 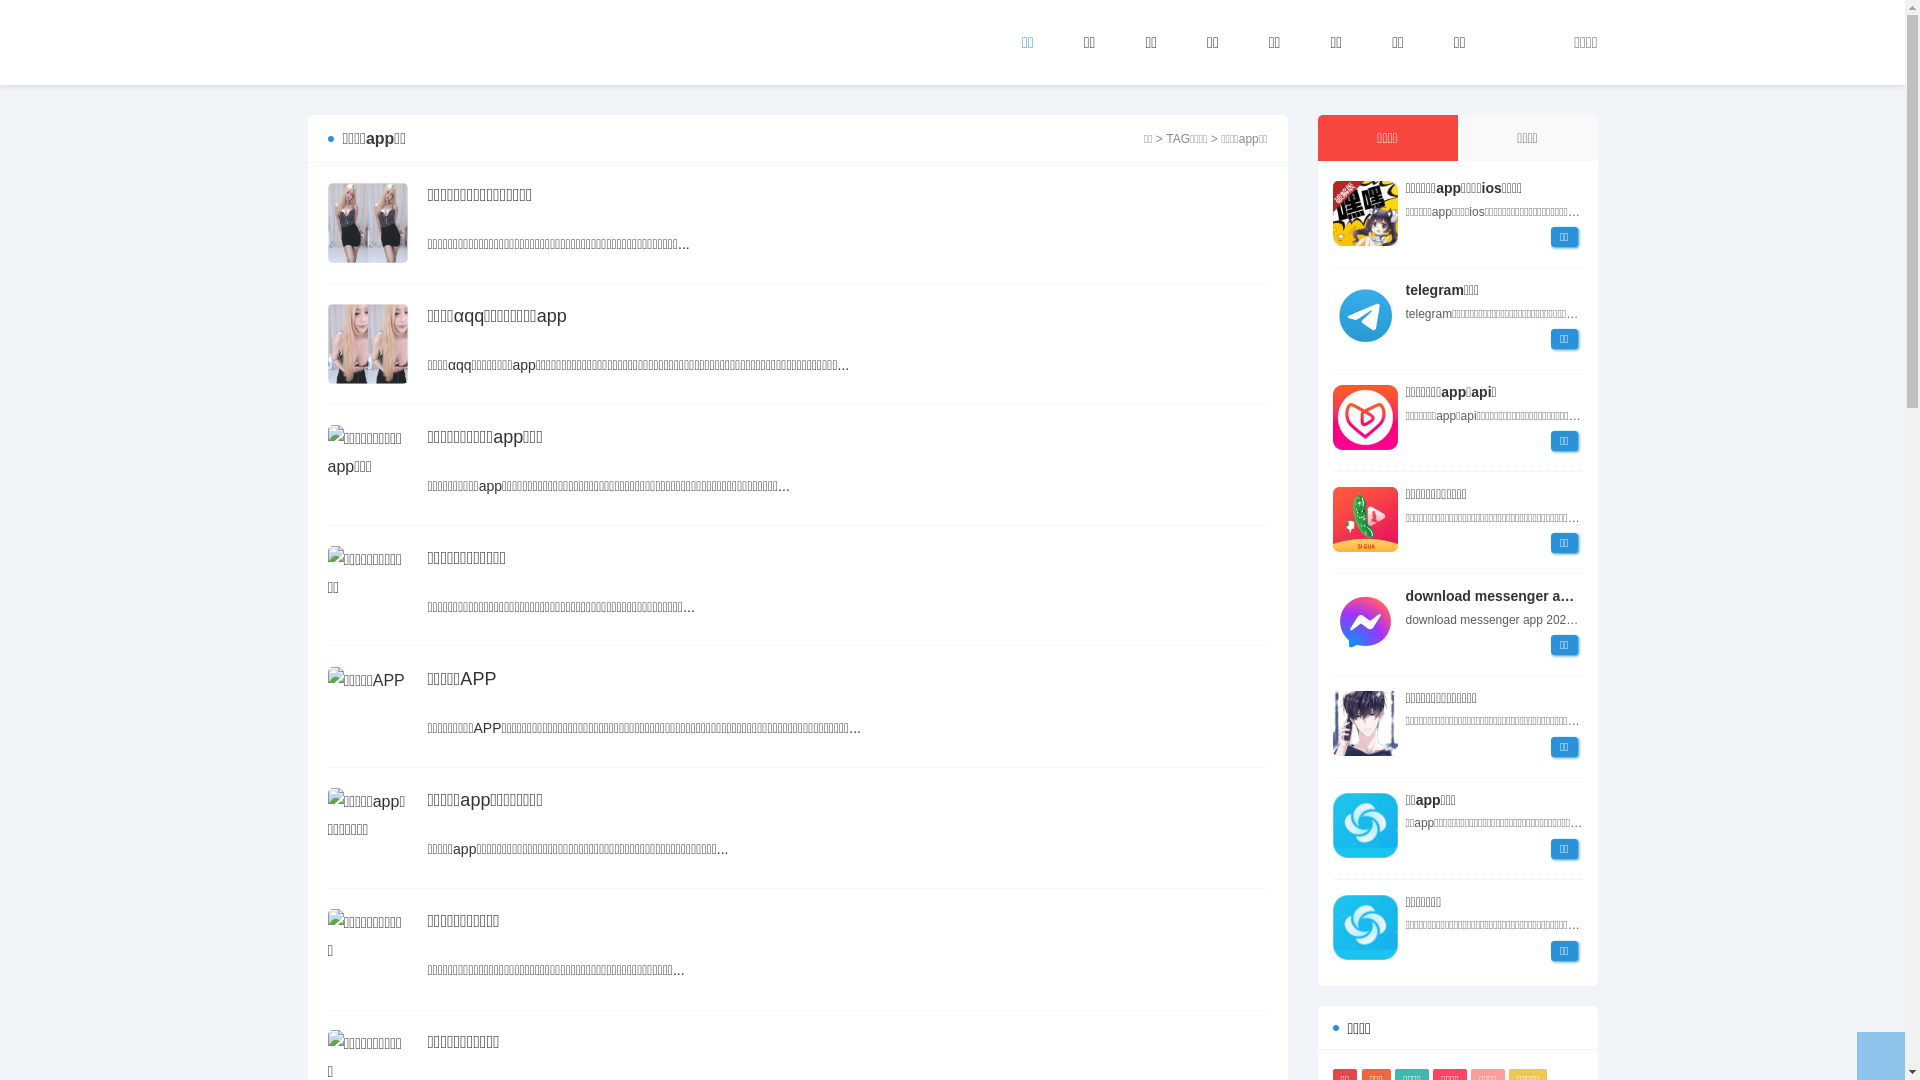 I want to click on 'download messenger app 2020', so click(x=1405, y=595).